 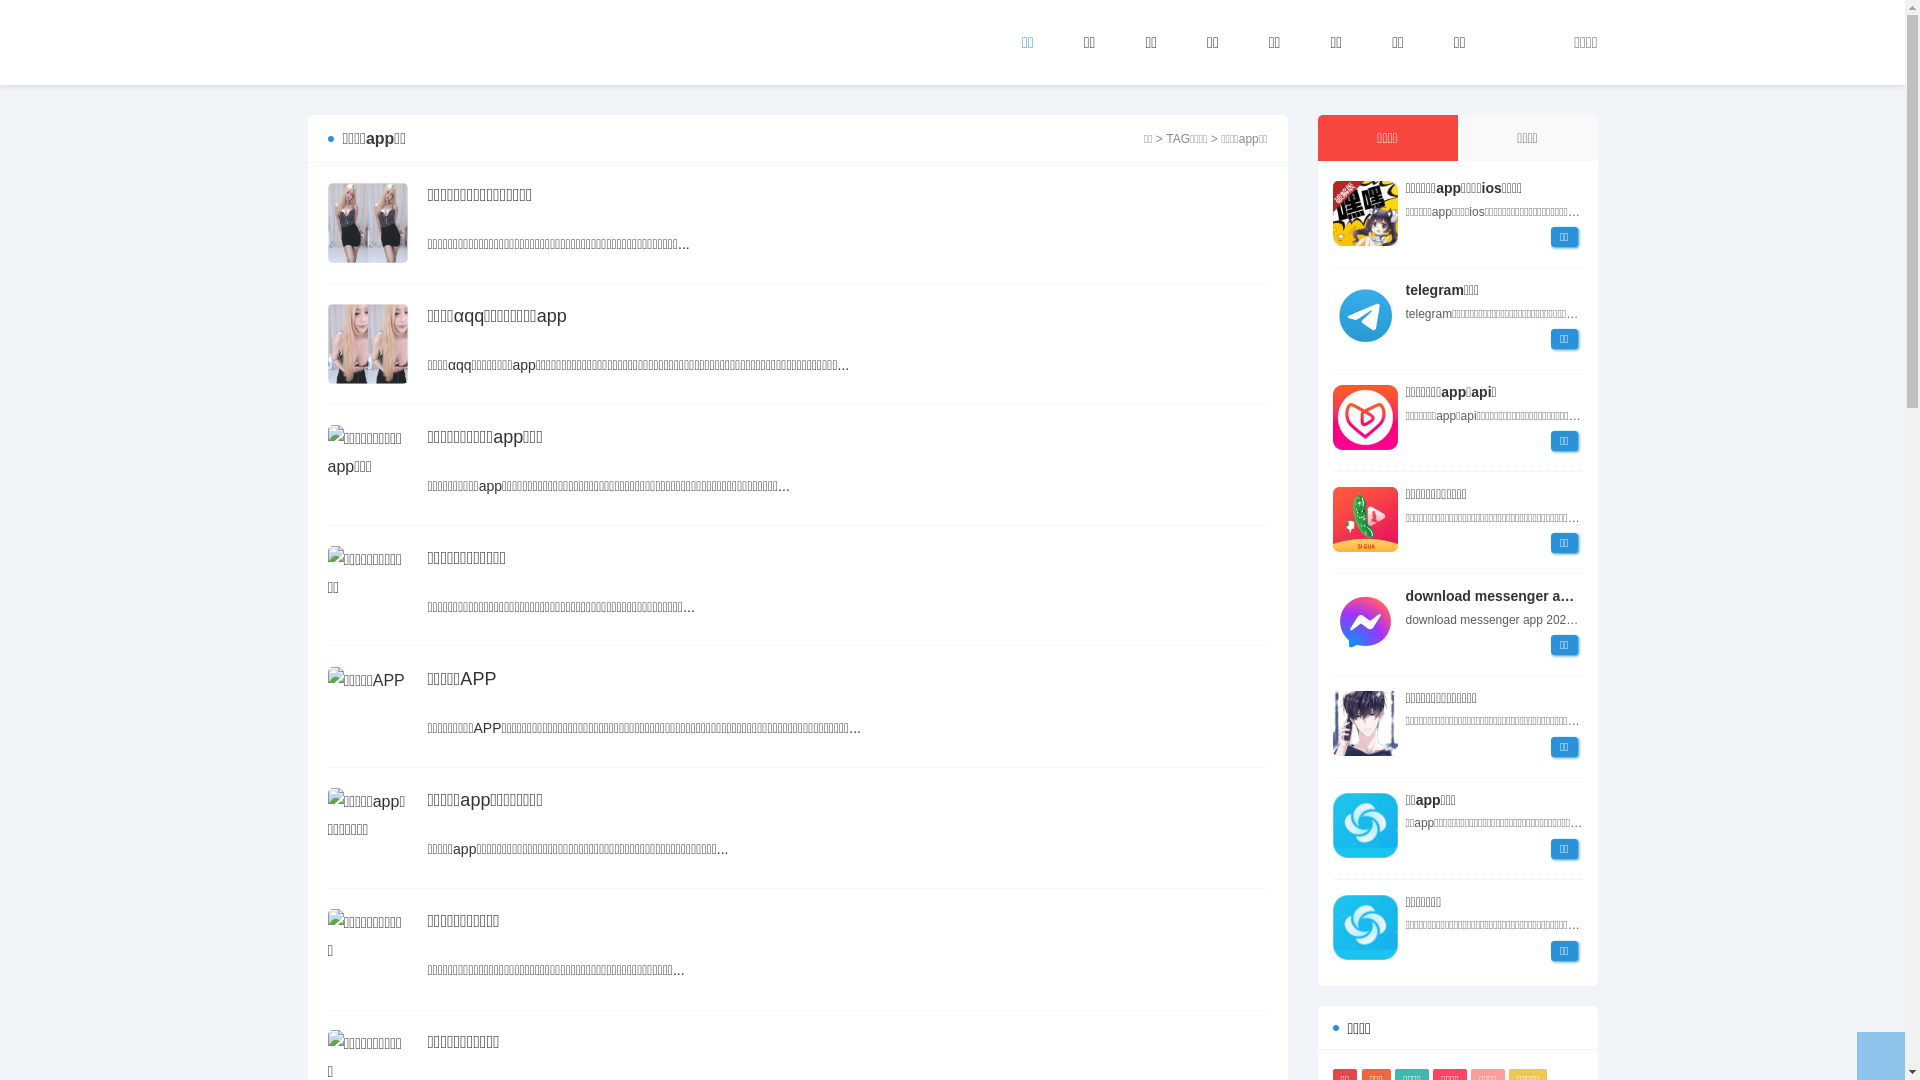 I want to click on 'download messenger app 2020', so click(x=1405, y=595).